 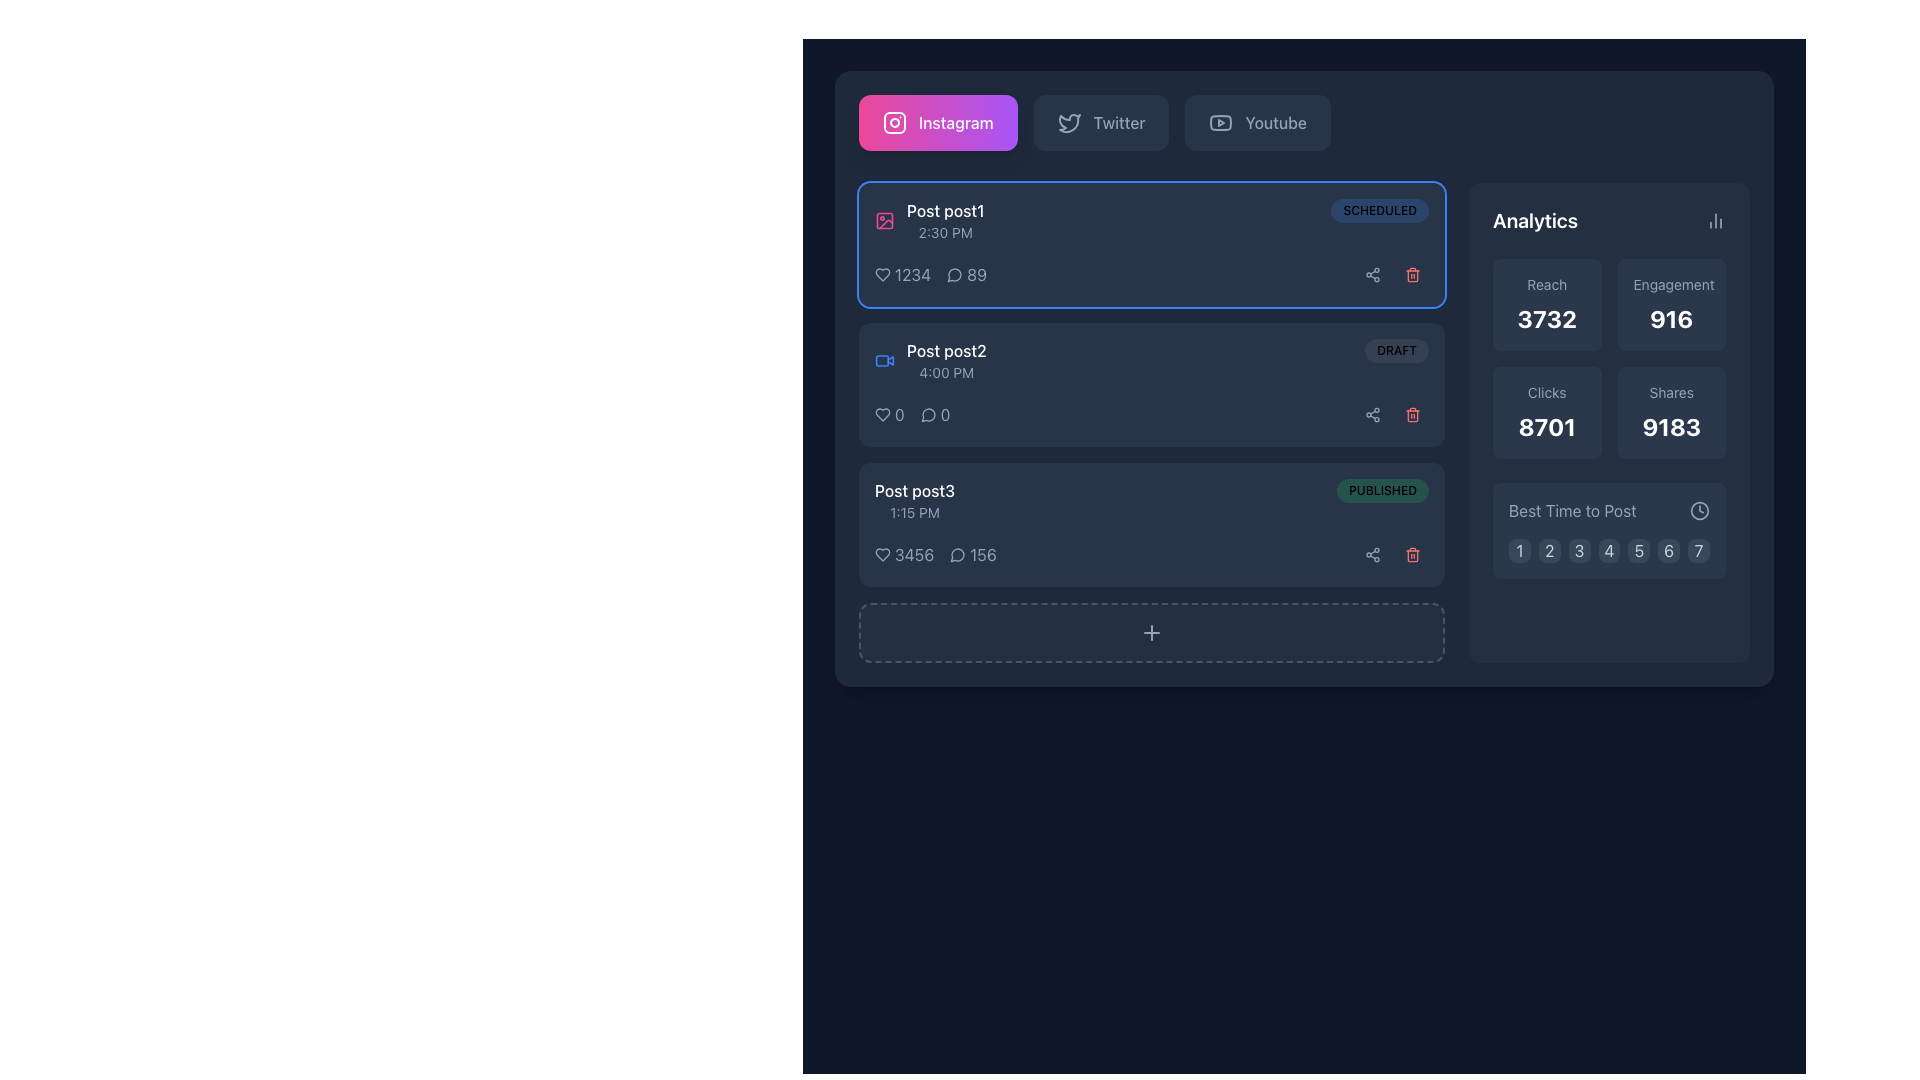 What do you see at coordinates (977, 274) in the screenshot?
I see `text content '89' from the static label displayed in a bold font, positioned to the right of a comment icon within a social media post card layout` at bounding box center [977, 274].